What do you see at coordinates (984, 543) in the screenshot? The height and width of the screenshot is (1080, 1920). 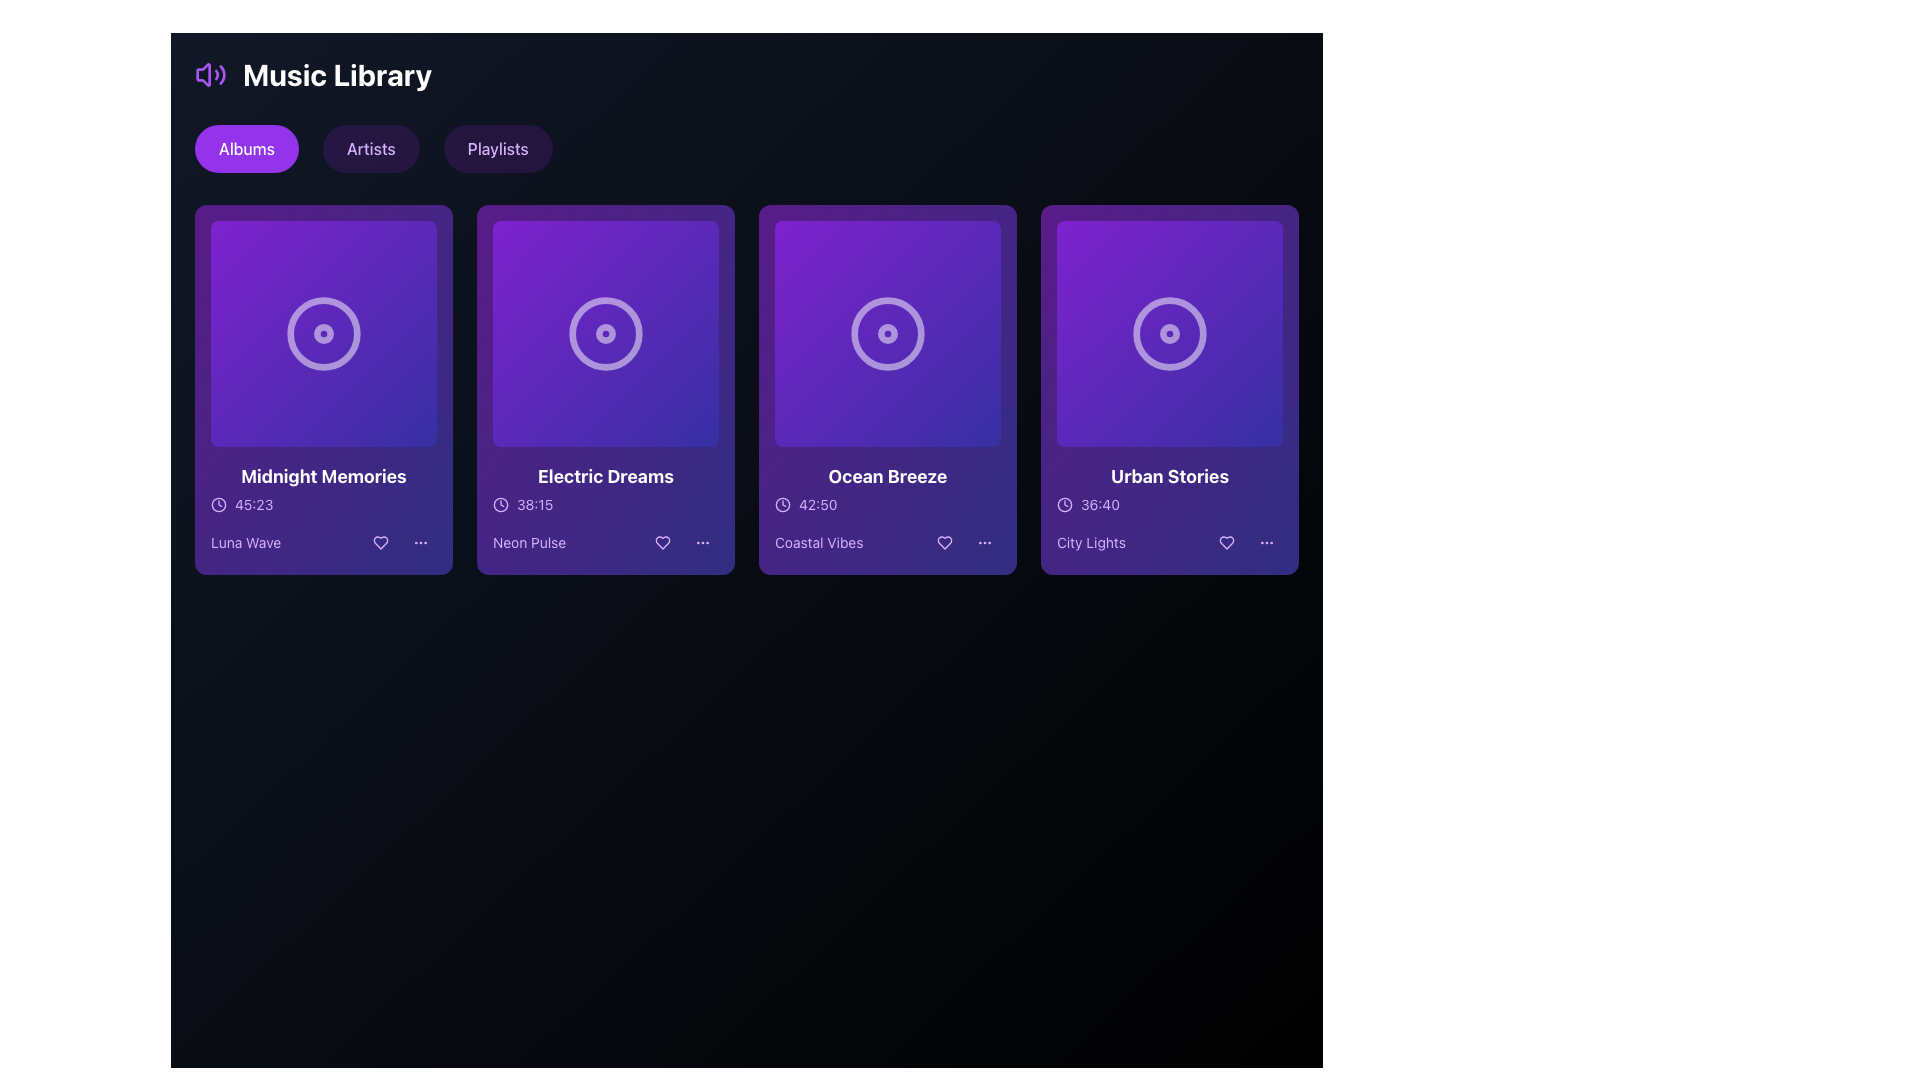 I see `the ellipsis icon with three purple dots located at the bottom-right section of the 'Ocean Breeze' album card` at bounding box center [984, 543].